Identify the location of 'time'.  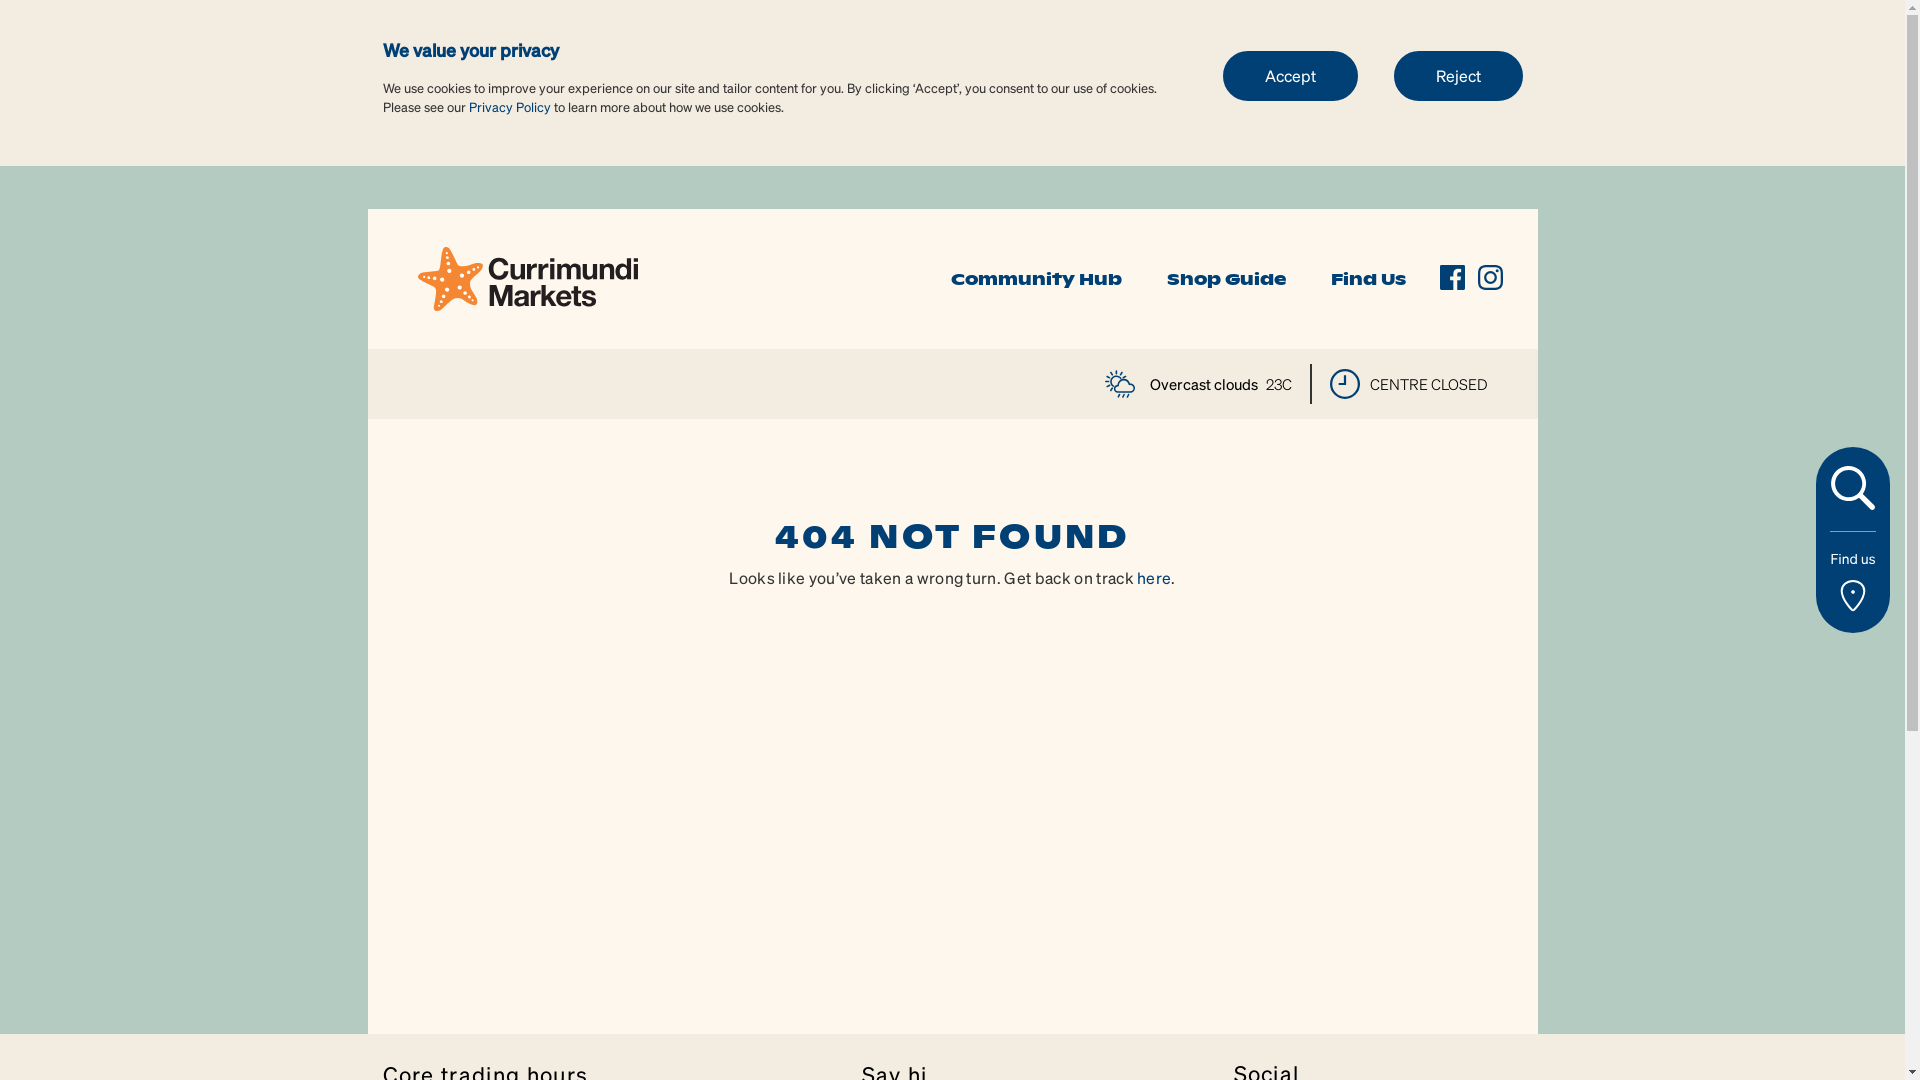
(1344, 384).